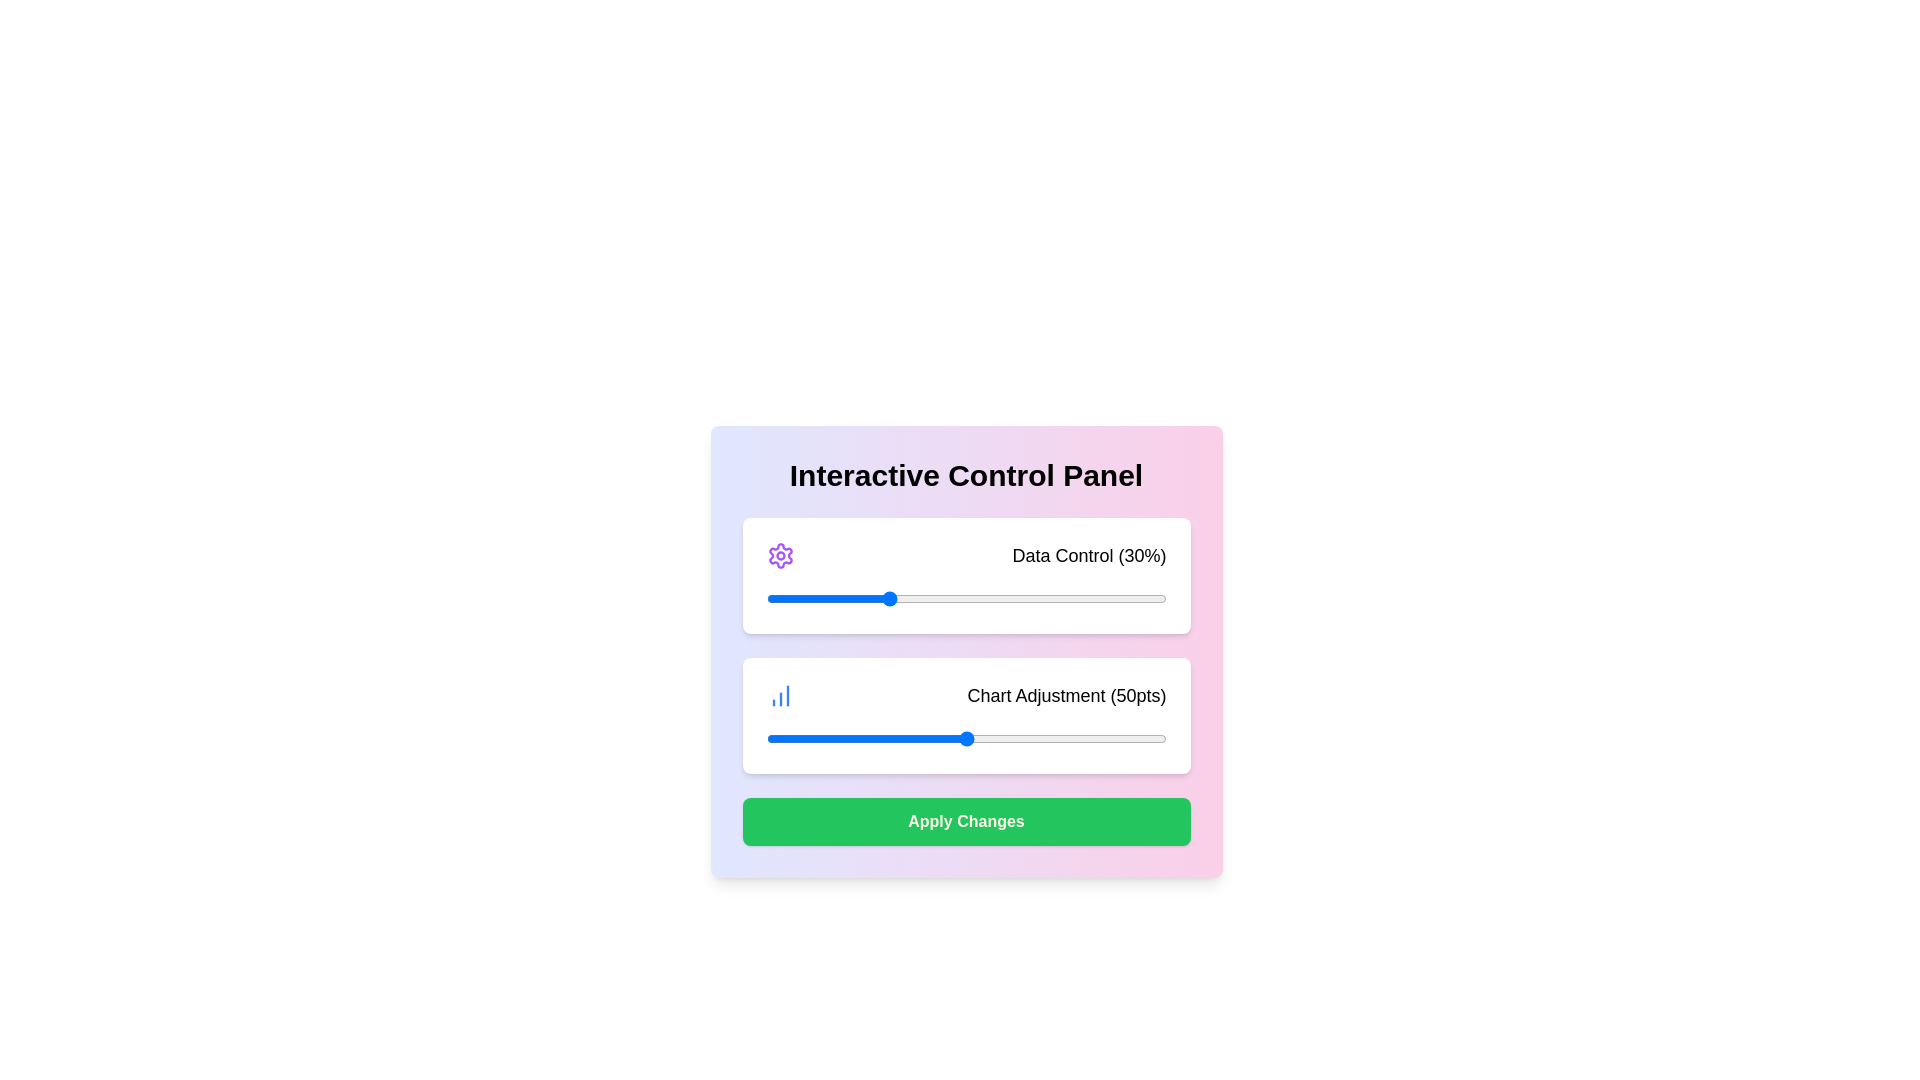 Image resolution: width=1920 pixels, height=1080 pixels. I want to click on the 'Chart Adjustment' slider to a value of 32 points, so click(893, 739).